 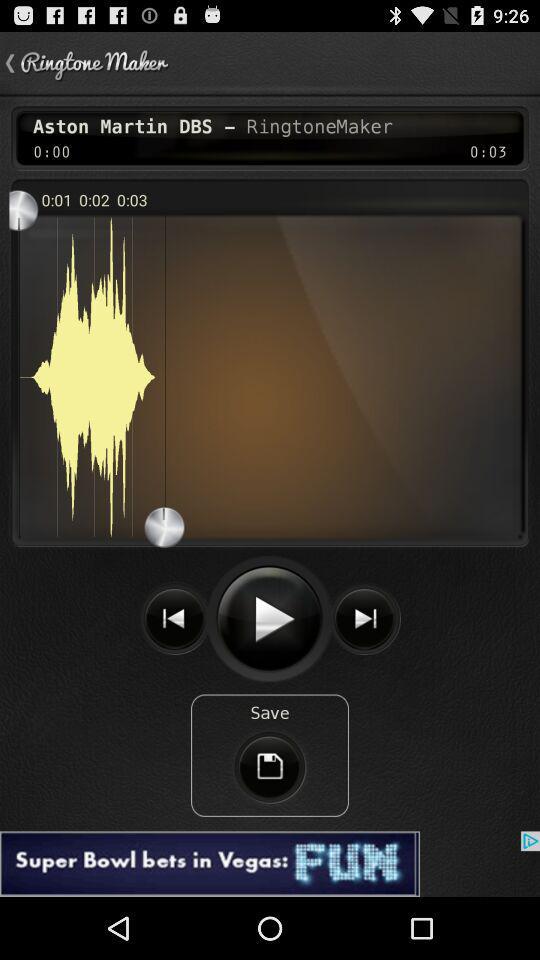 What do you see at coordinates (363, 662) in the screenshot?
I see `the skip_next icon` at bounding box center [363, 662].